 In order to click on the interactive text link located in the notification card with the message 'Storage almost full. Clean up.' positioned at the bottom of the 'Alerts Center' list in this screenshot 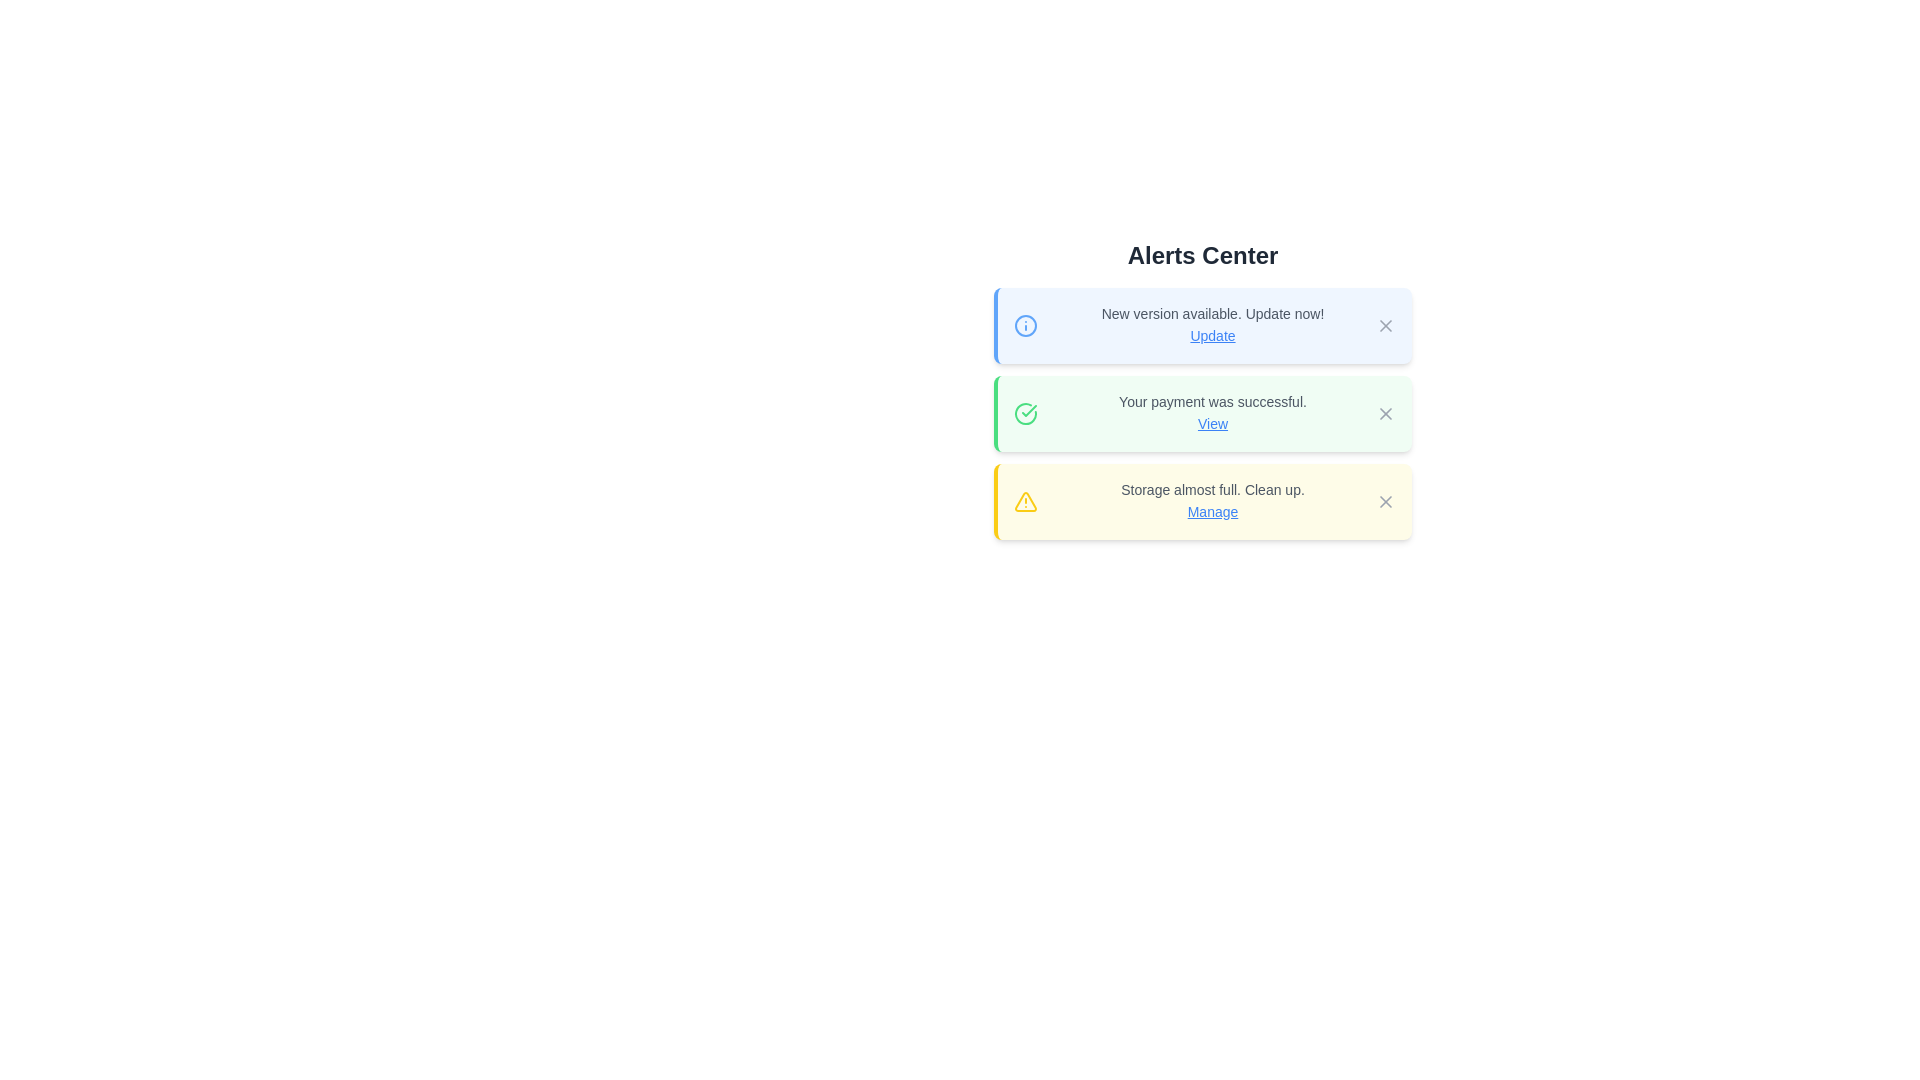, I will do `click(1212, 511)`.